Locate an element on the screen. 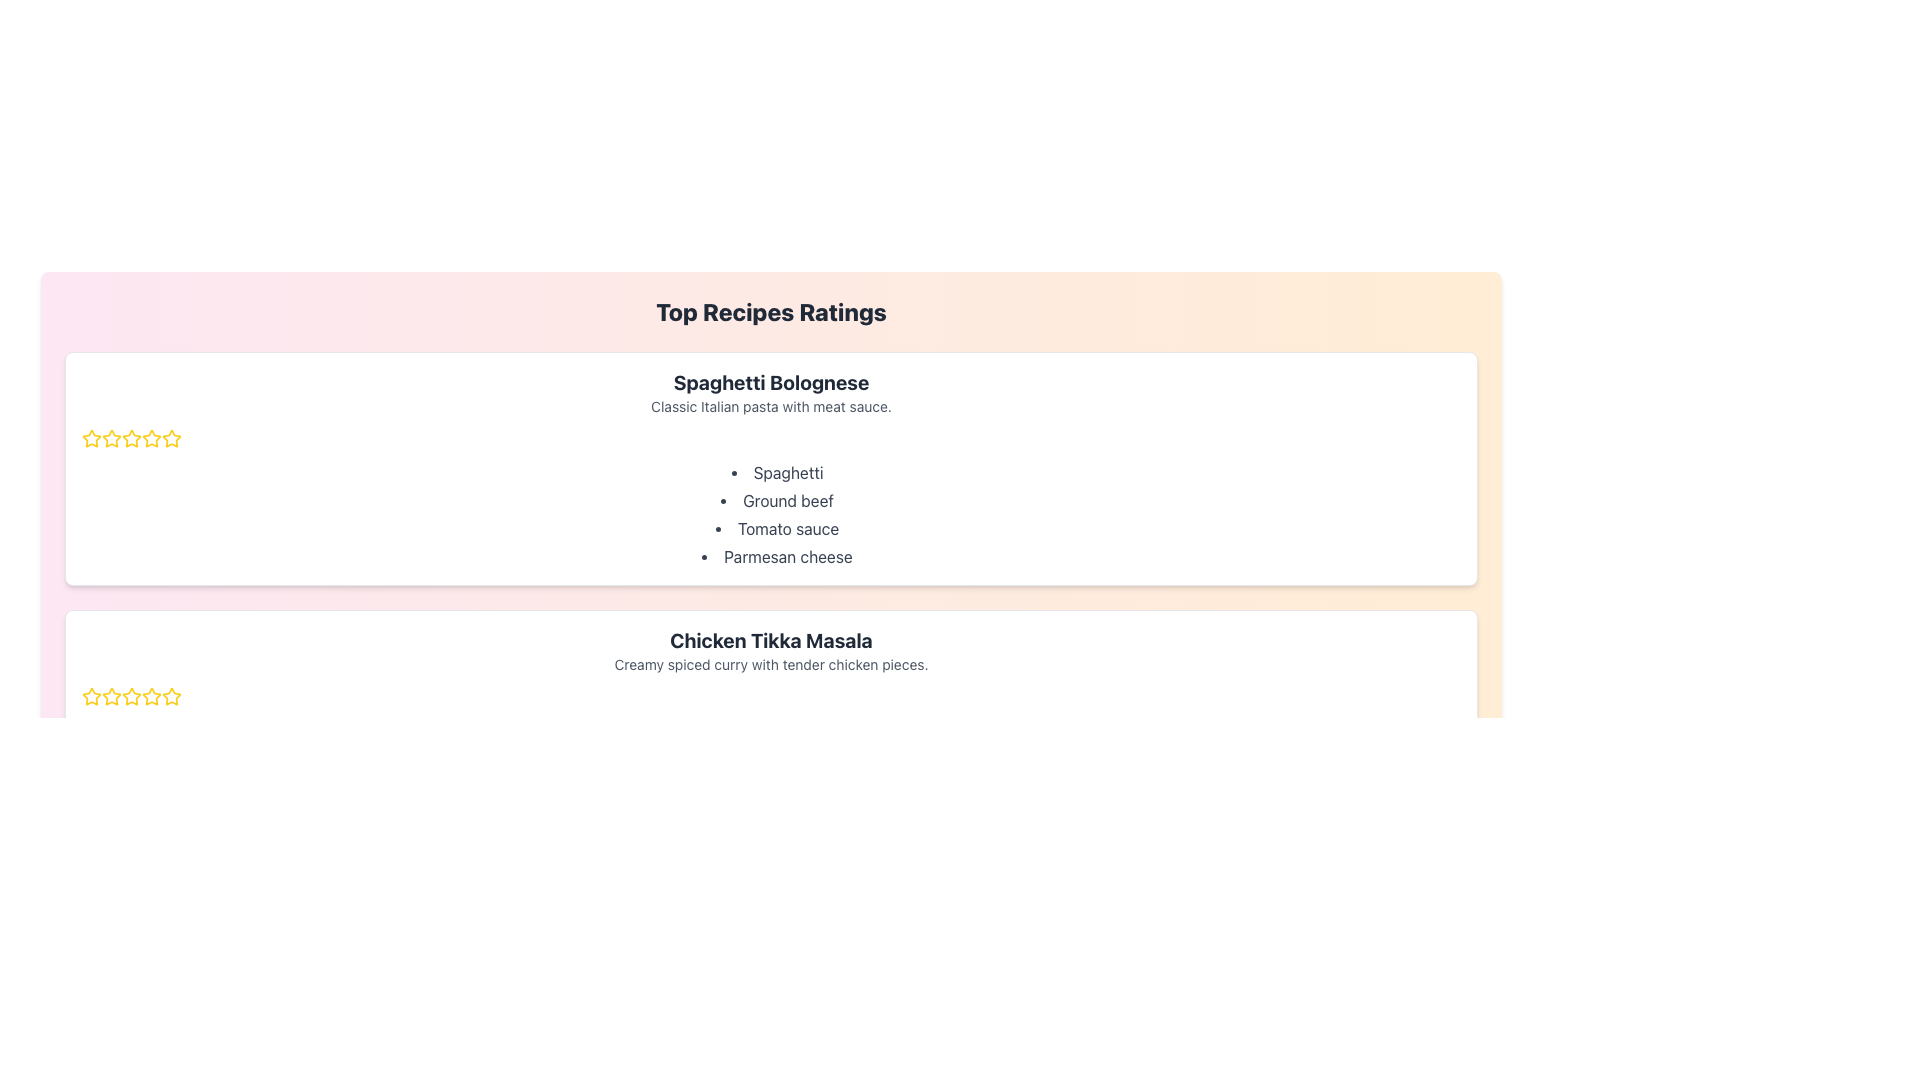 This screenshot has width=1920, height=1080. the second star is located at coordinates (151, 437).